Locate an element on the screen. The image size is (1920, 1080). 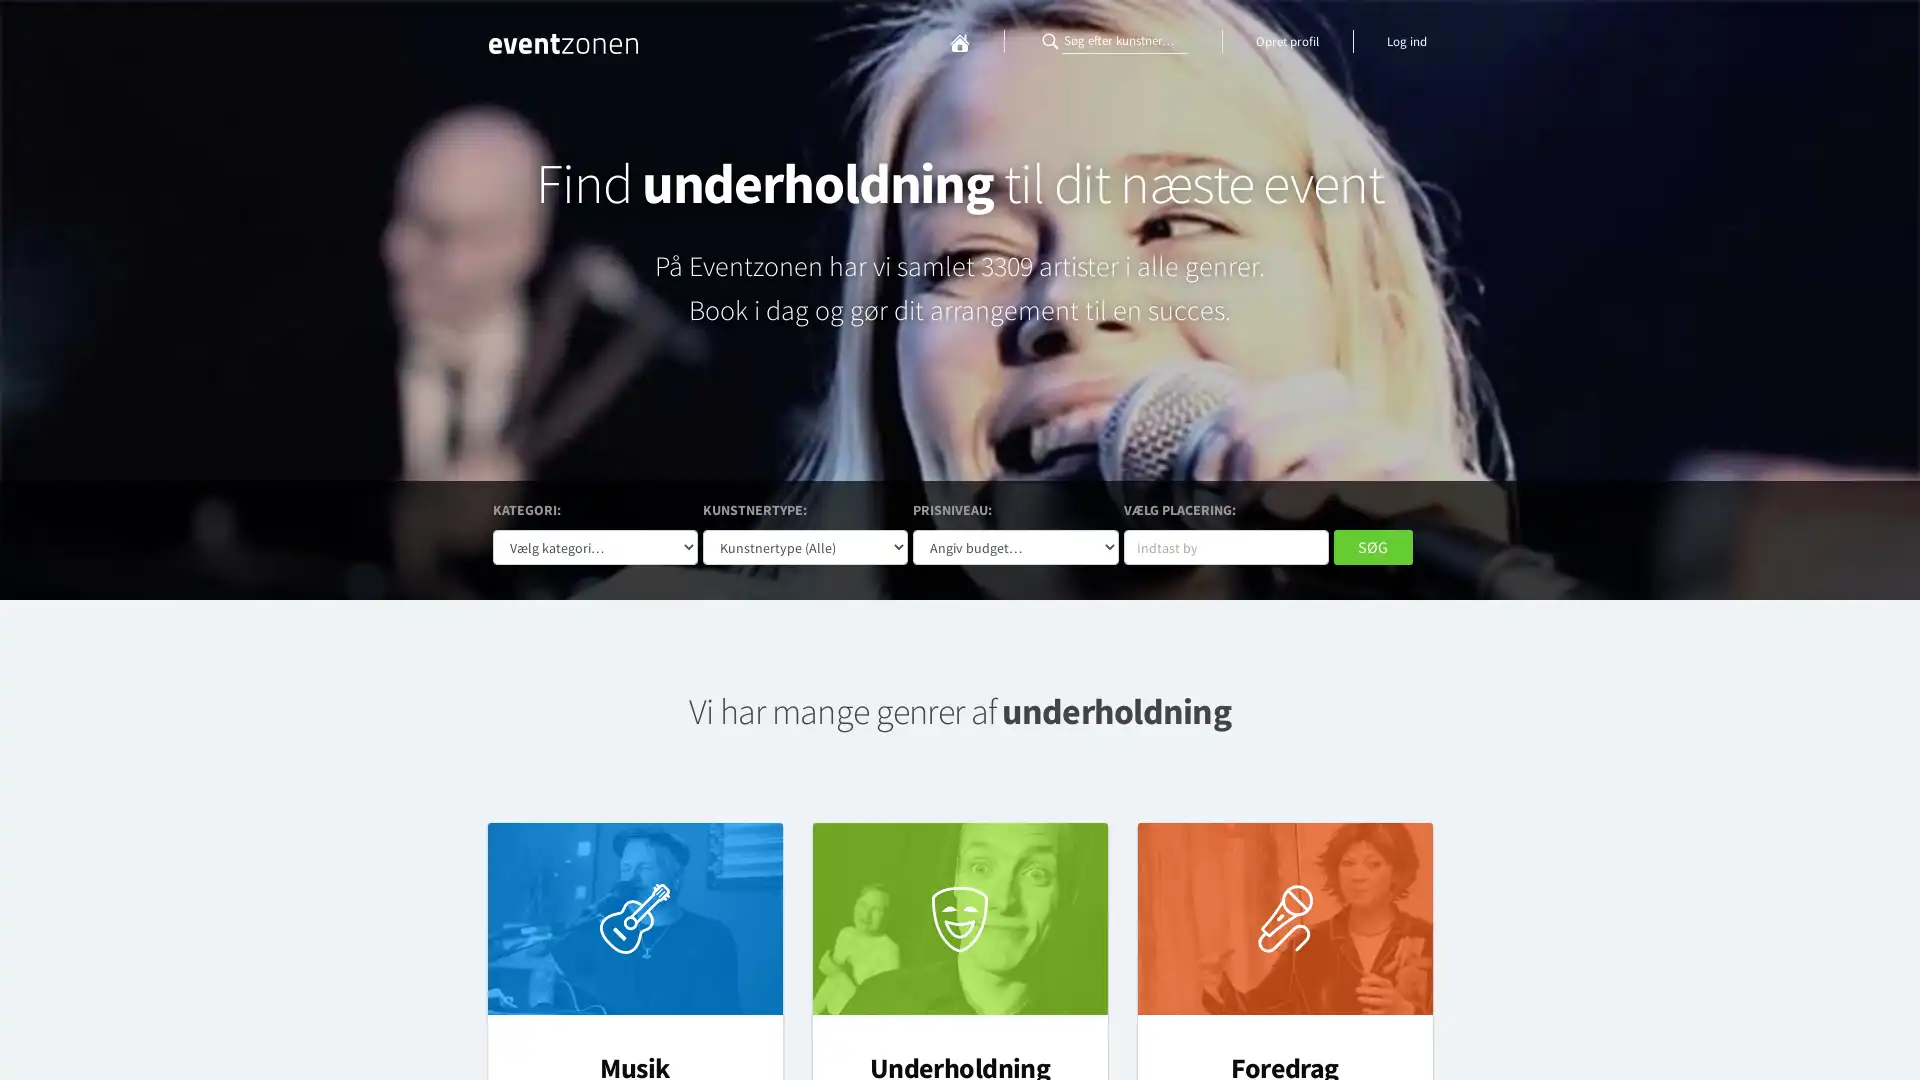
Sg is located at coordinates (1371, 547).